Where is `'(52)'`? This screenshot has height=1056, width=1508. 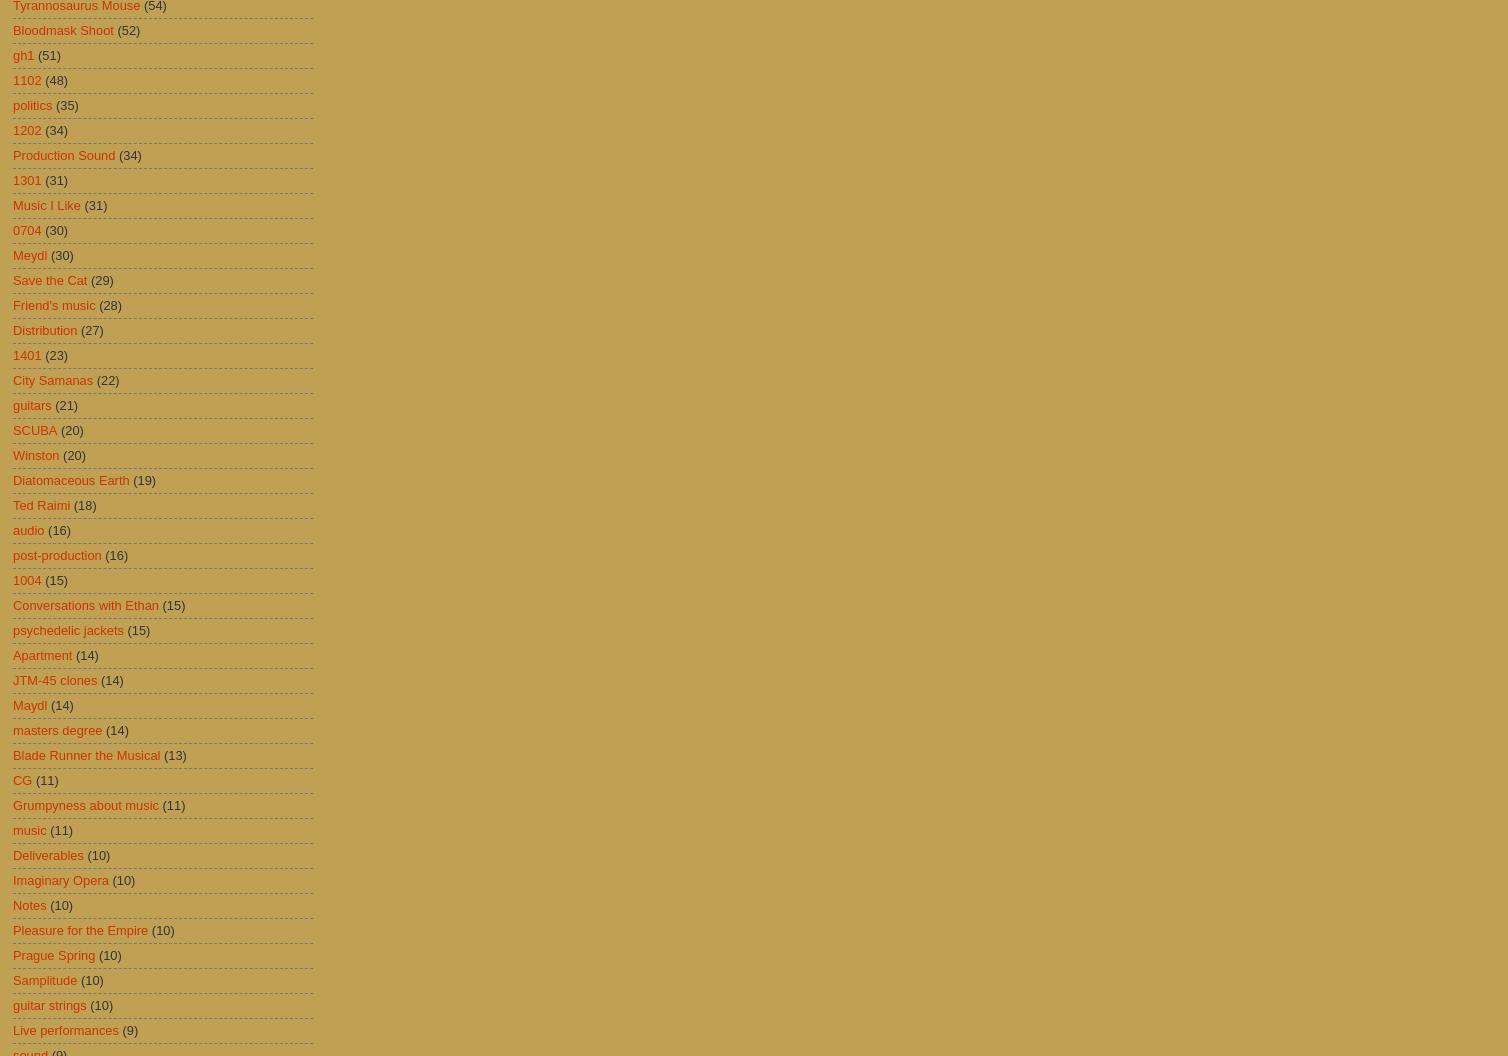 '(52)' is located at coordinates (128, 30).